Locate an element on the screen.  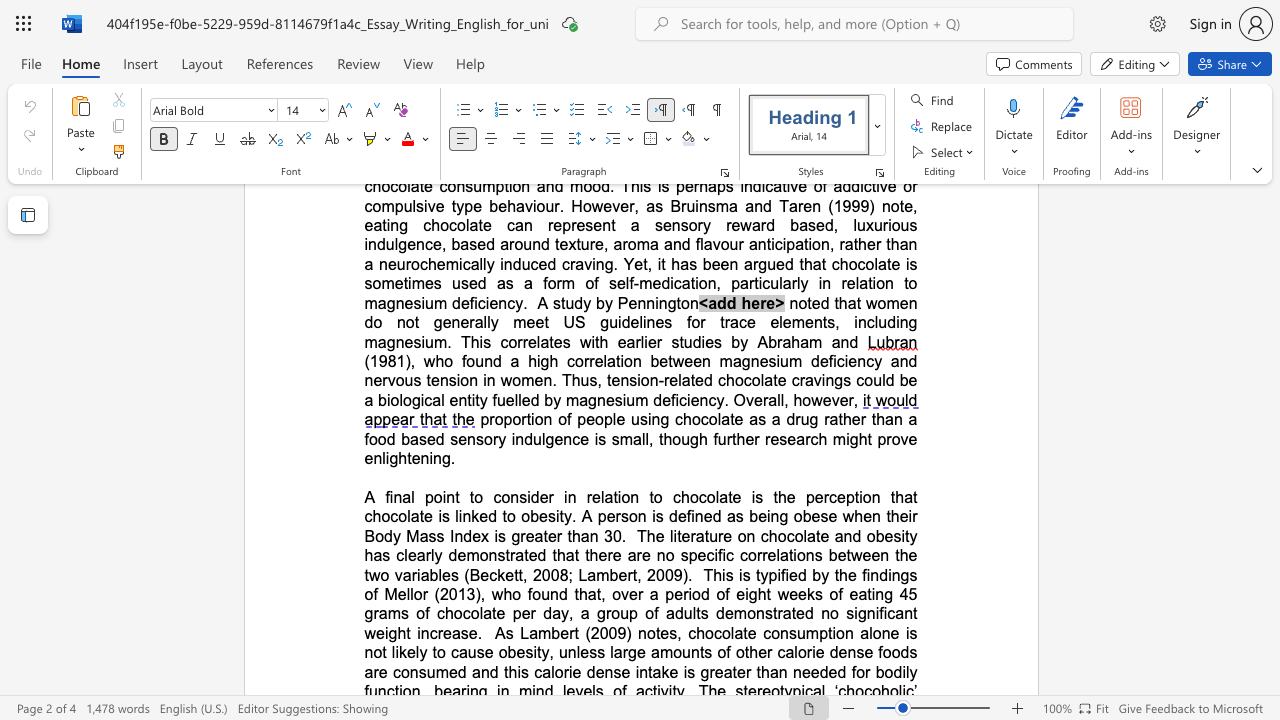
the subset text "ked to obesity" within the text "that chocolate is linked to obesity. A person is defined as being obese when their Body Mass Index is greater than 30" is located at coordinates (470, 515).